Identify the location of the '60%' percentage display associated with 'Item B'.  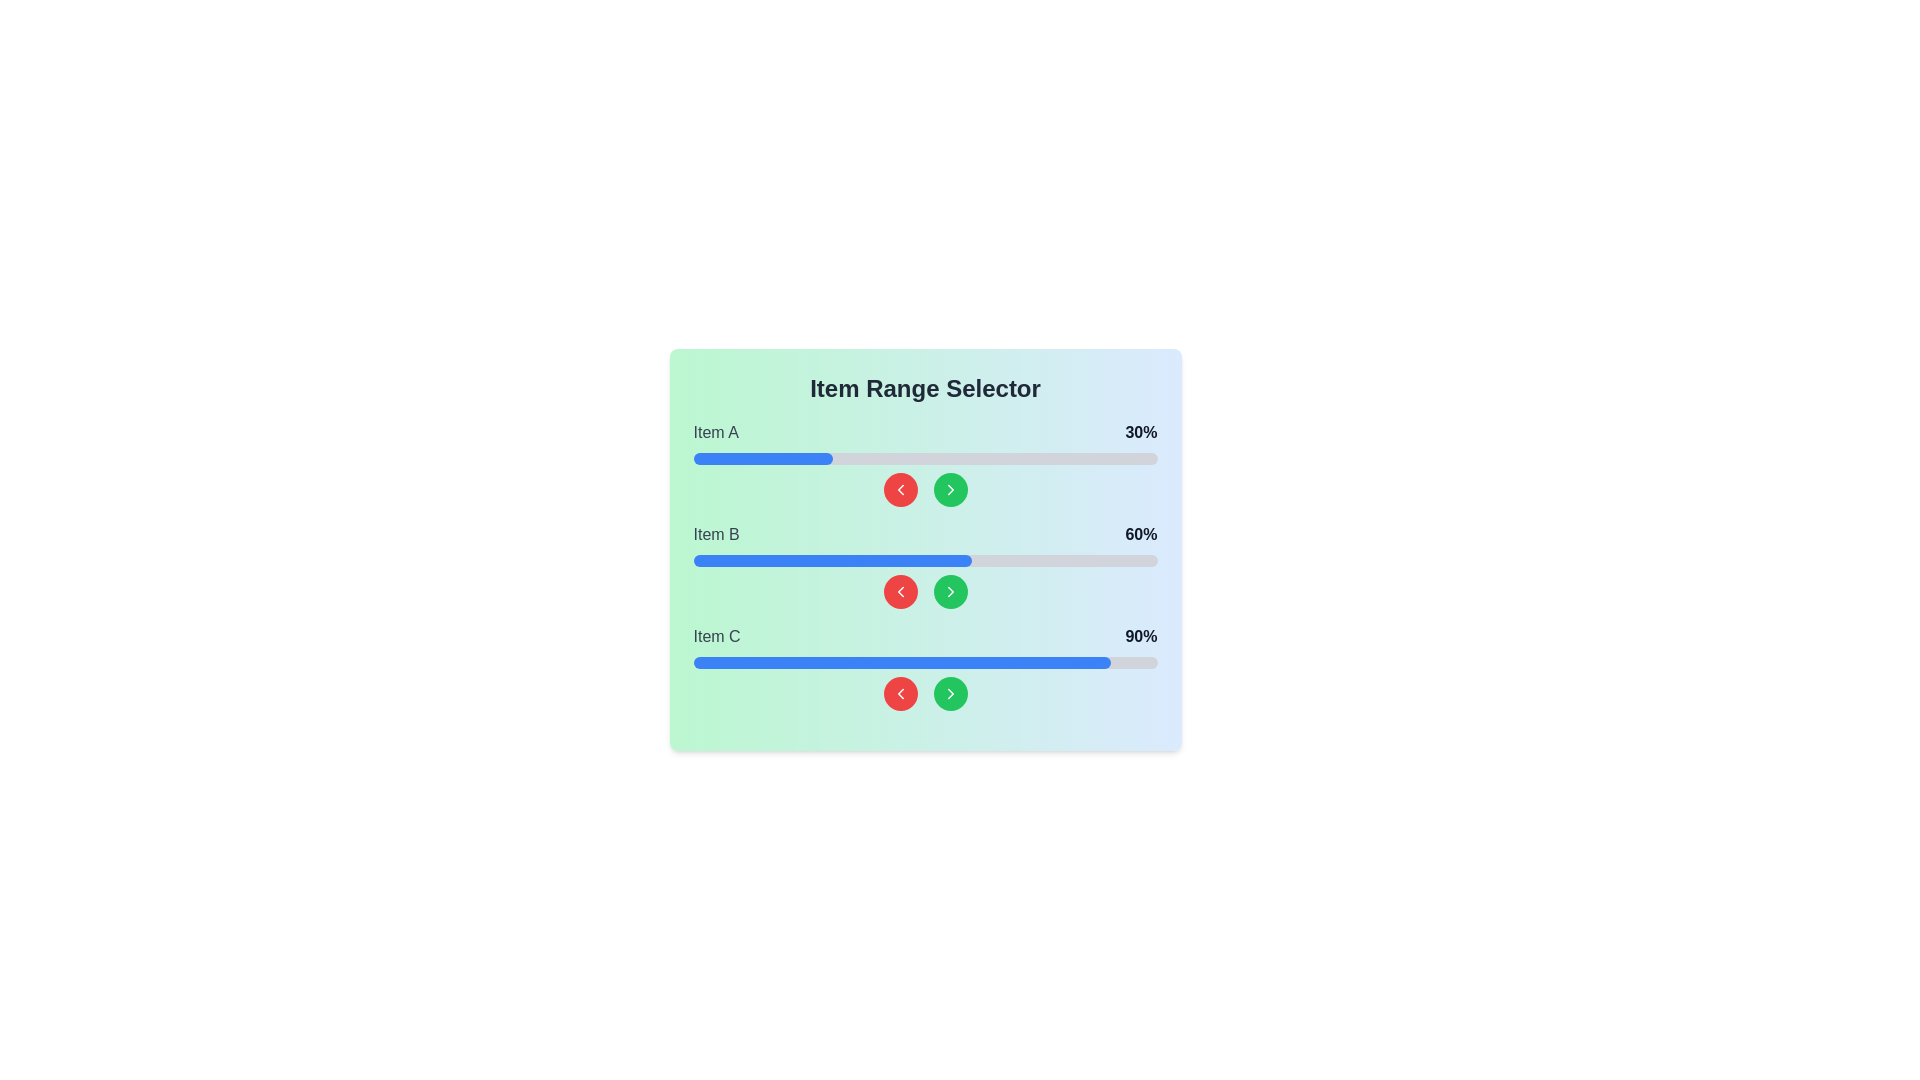
(924, 534).